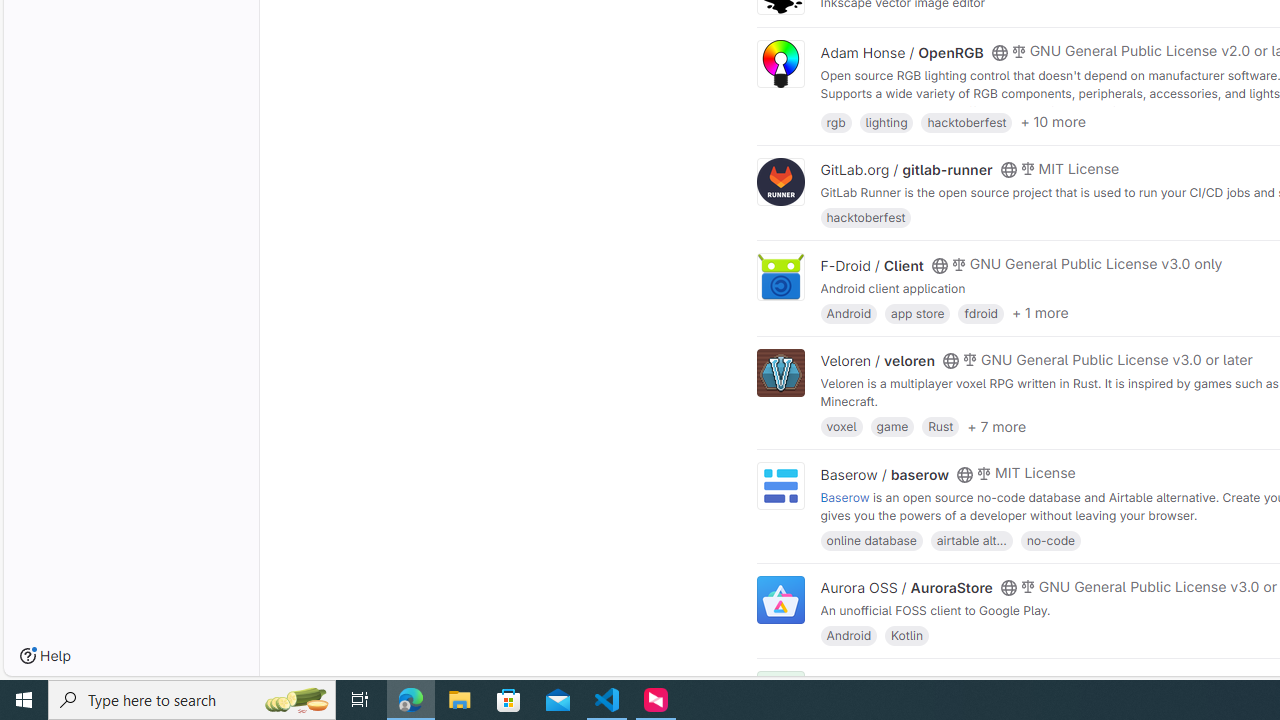 The height and width of the screenshot is (720, 1280). Describe the element at coordinates (971, 538) in the screenshot. I see `'airtable alt...'` at that location.